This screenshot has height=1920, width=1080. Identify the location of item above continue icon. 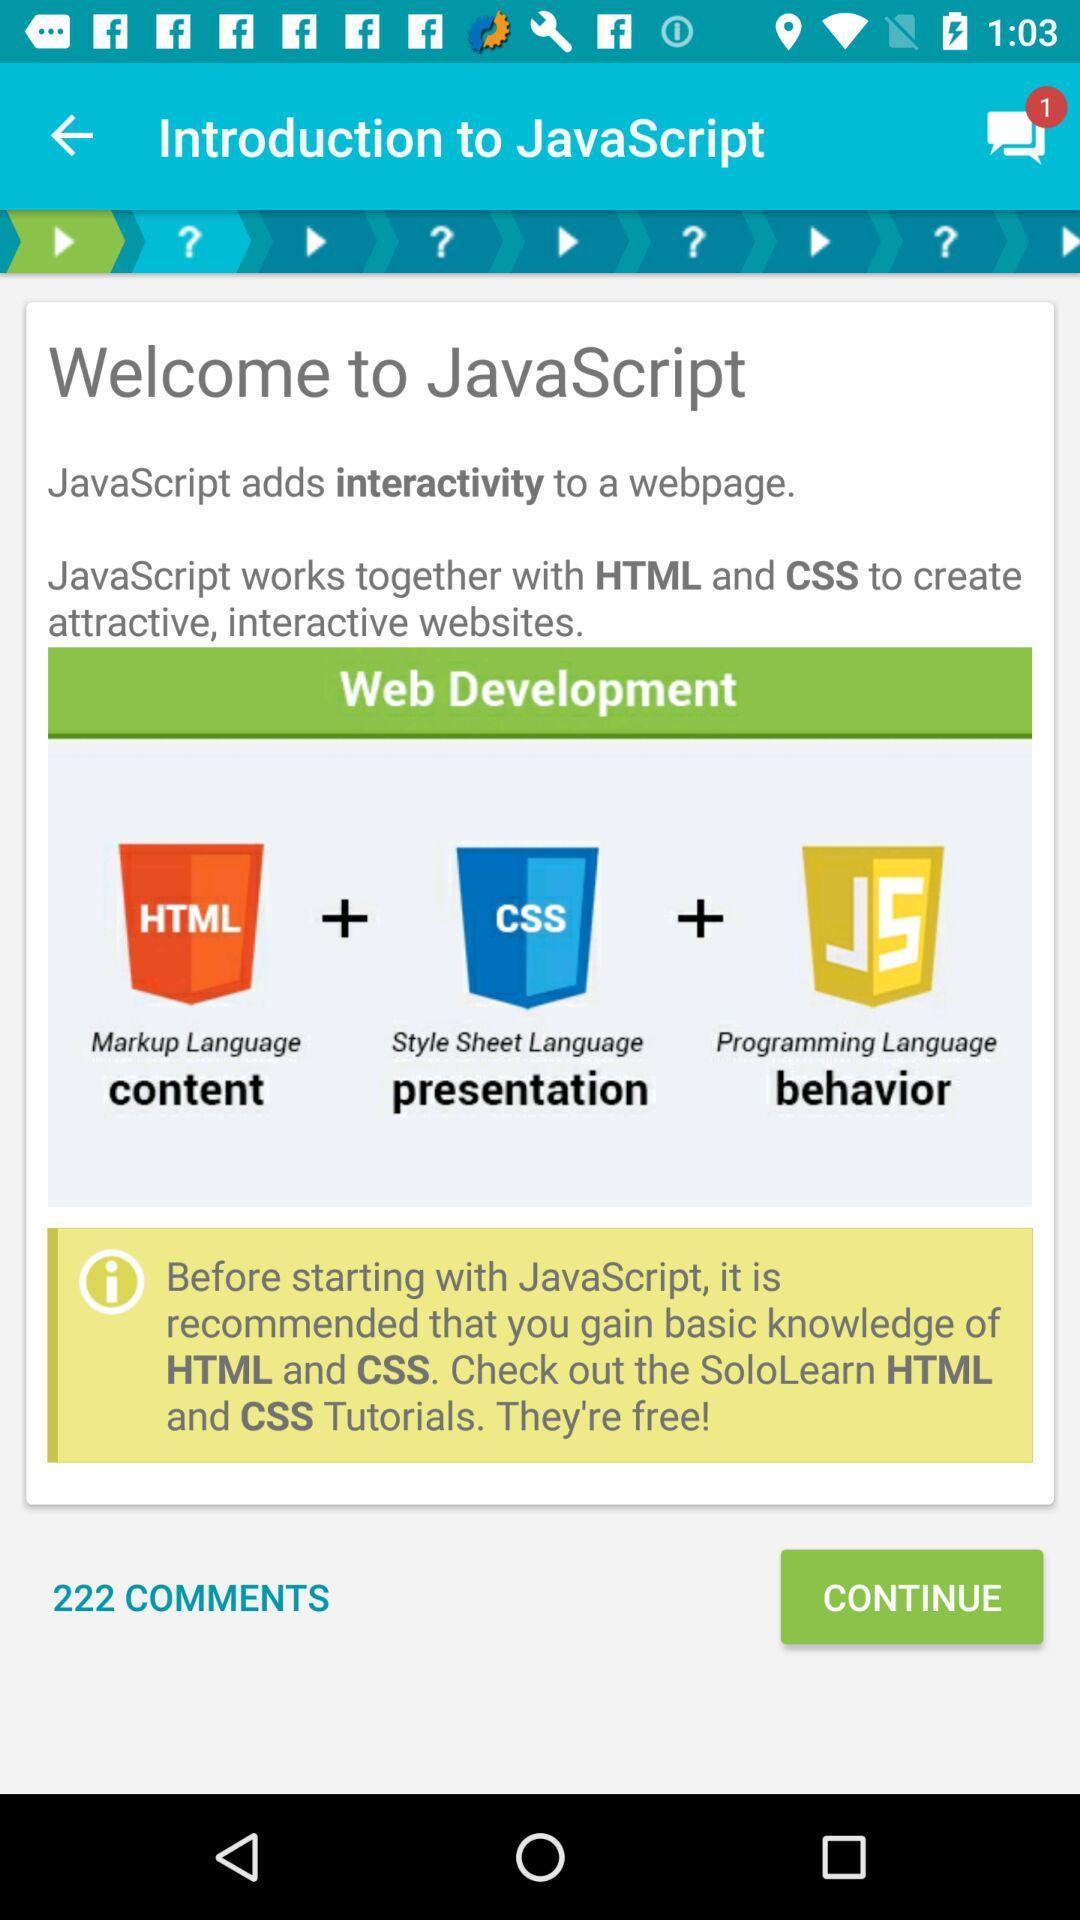
(587, 1345).